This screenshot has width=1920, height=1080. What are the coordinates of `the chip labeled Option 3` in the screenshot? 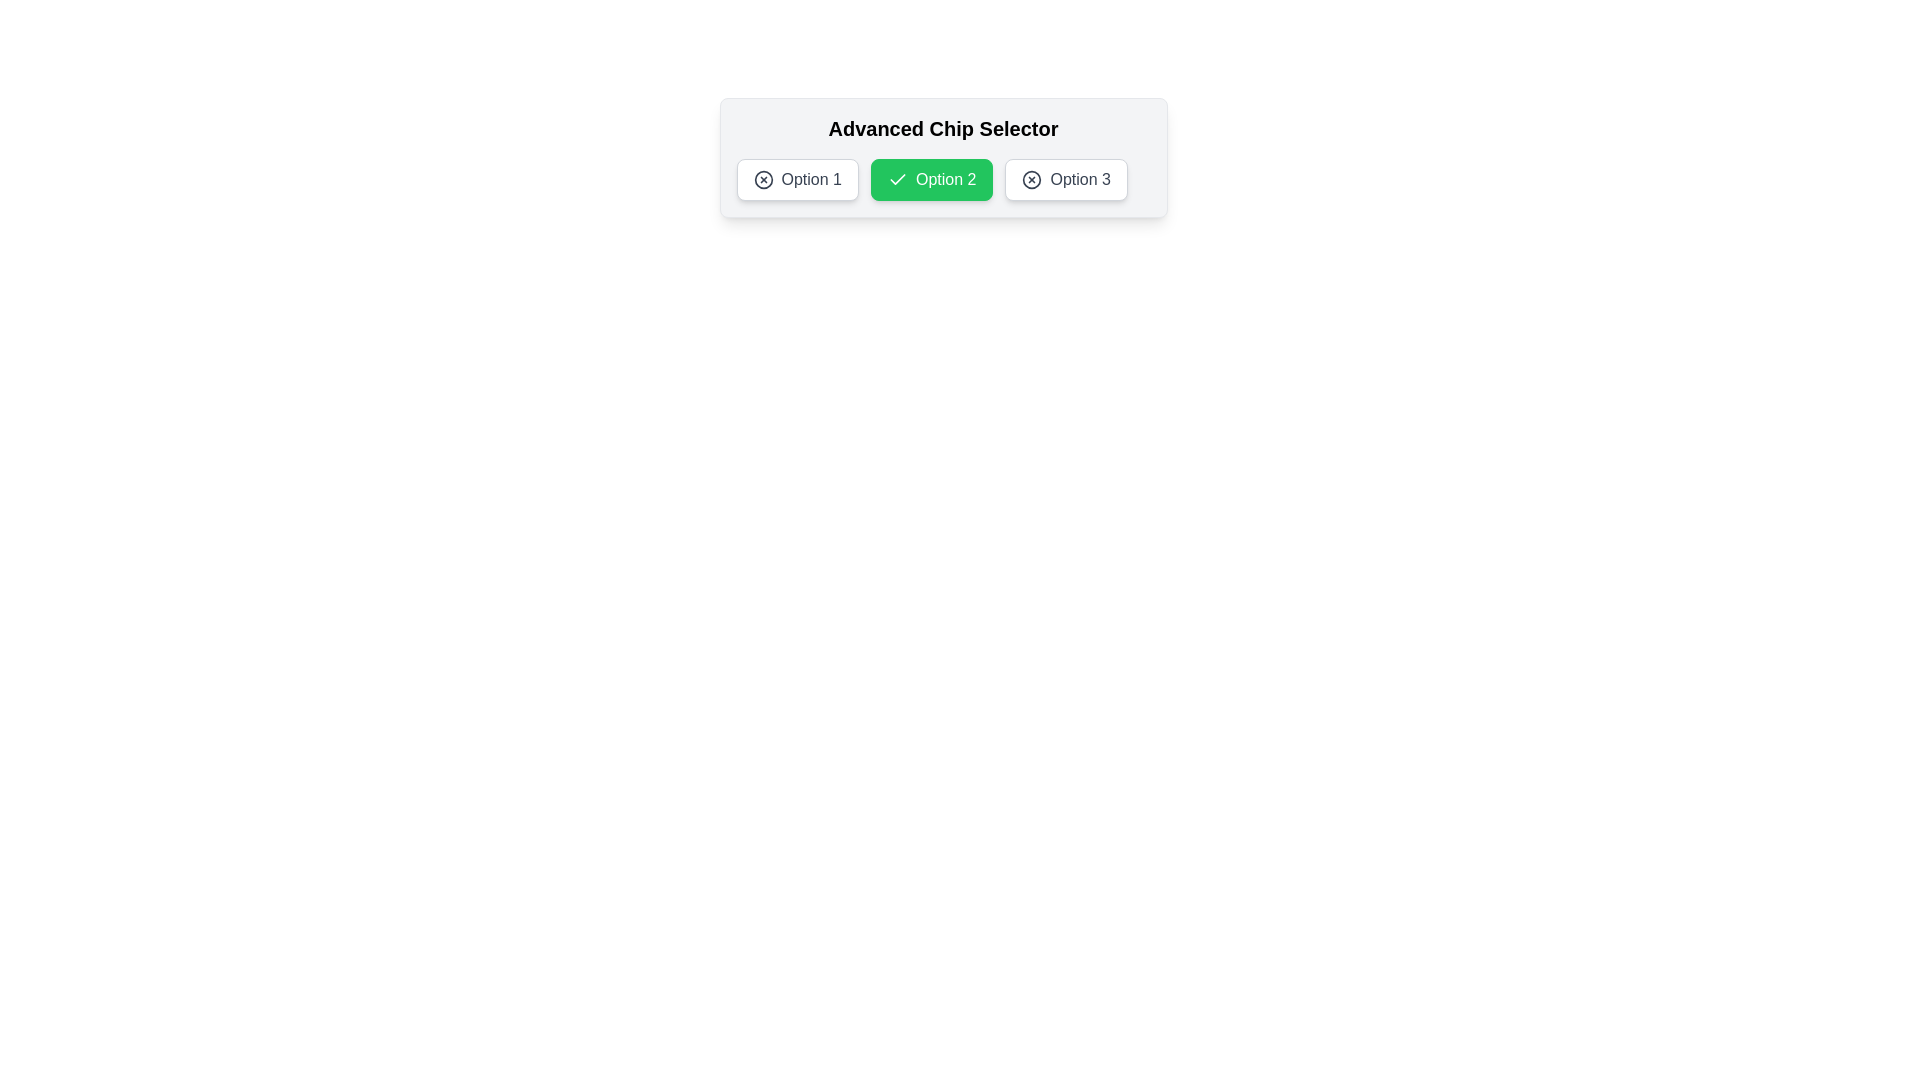 It's located at (1065, 180).